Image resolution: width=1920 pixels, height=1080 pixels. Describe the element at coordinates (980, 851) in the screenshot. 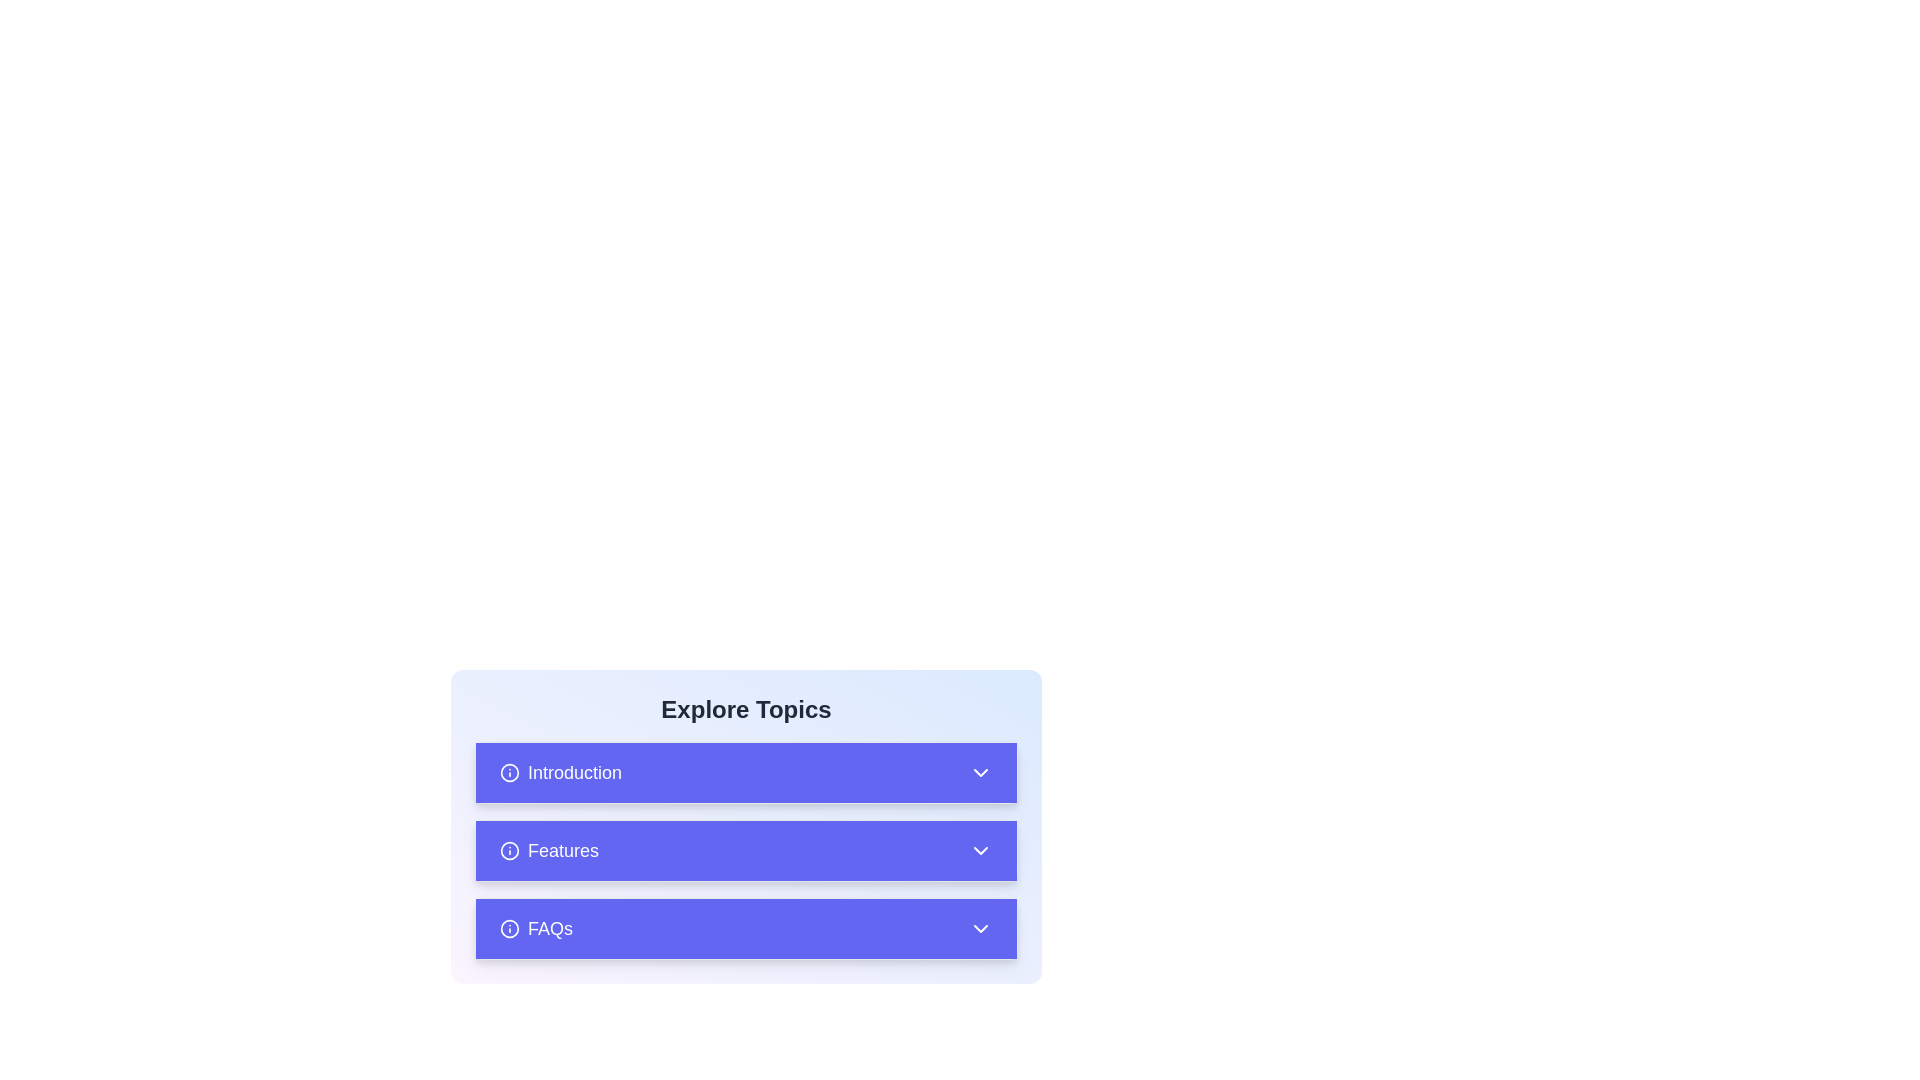

I see `the downward-facing chevron icon in the 'Features' section` at that location.